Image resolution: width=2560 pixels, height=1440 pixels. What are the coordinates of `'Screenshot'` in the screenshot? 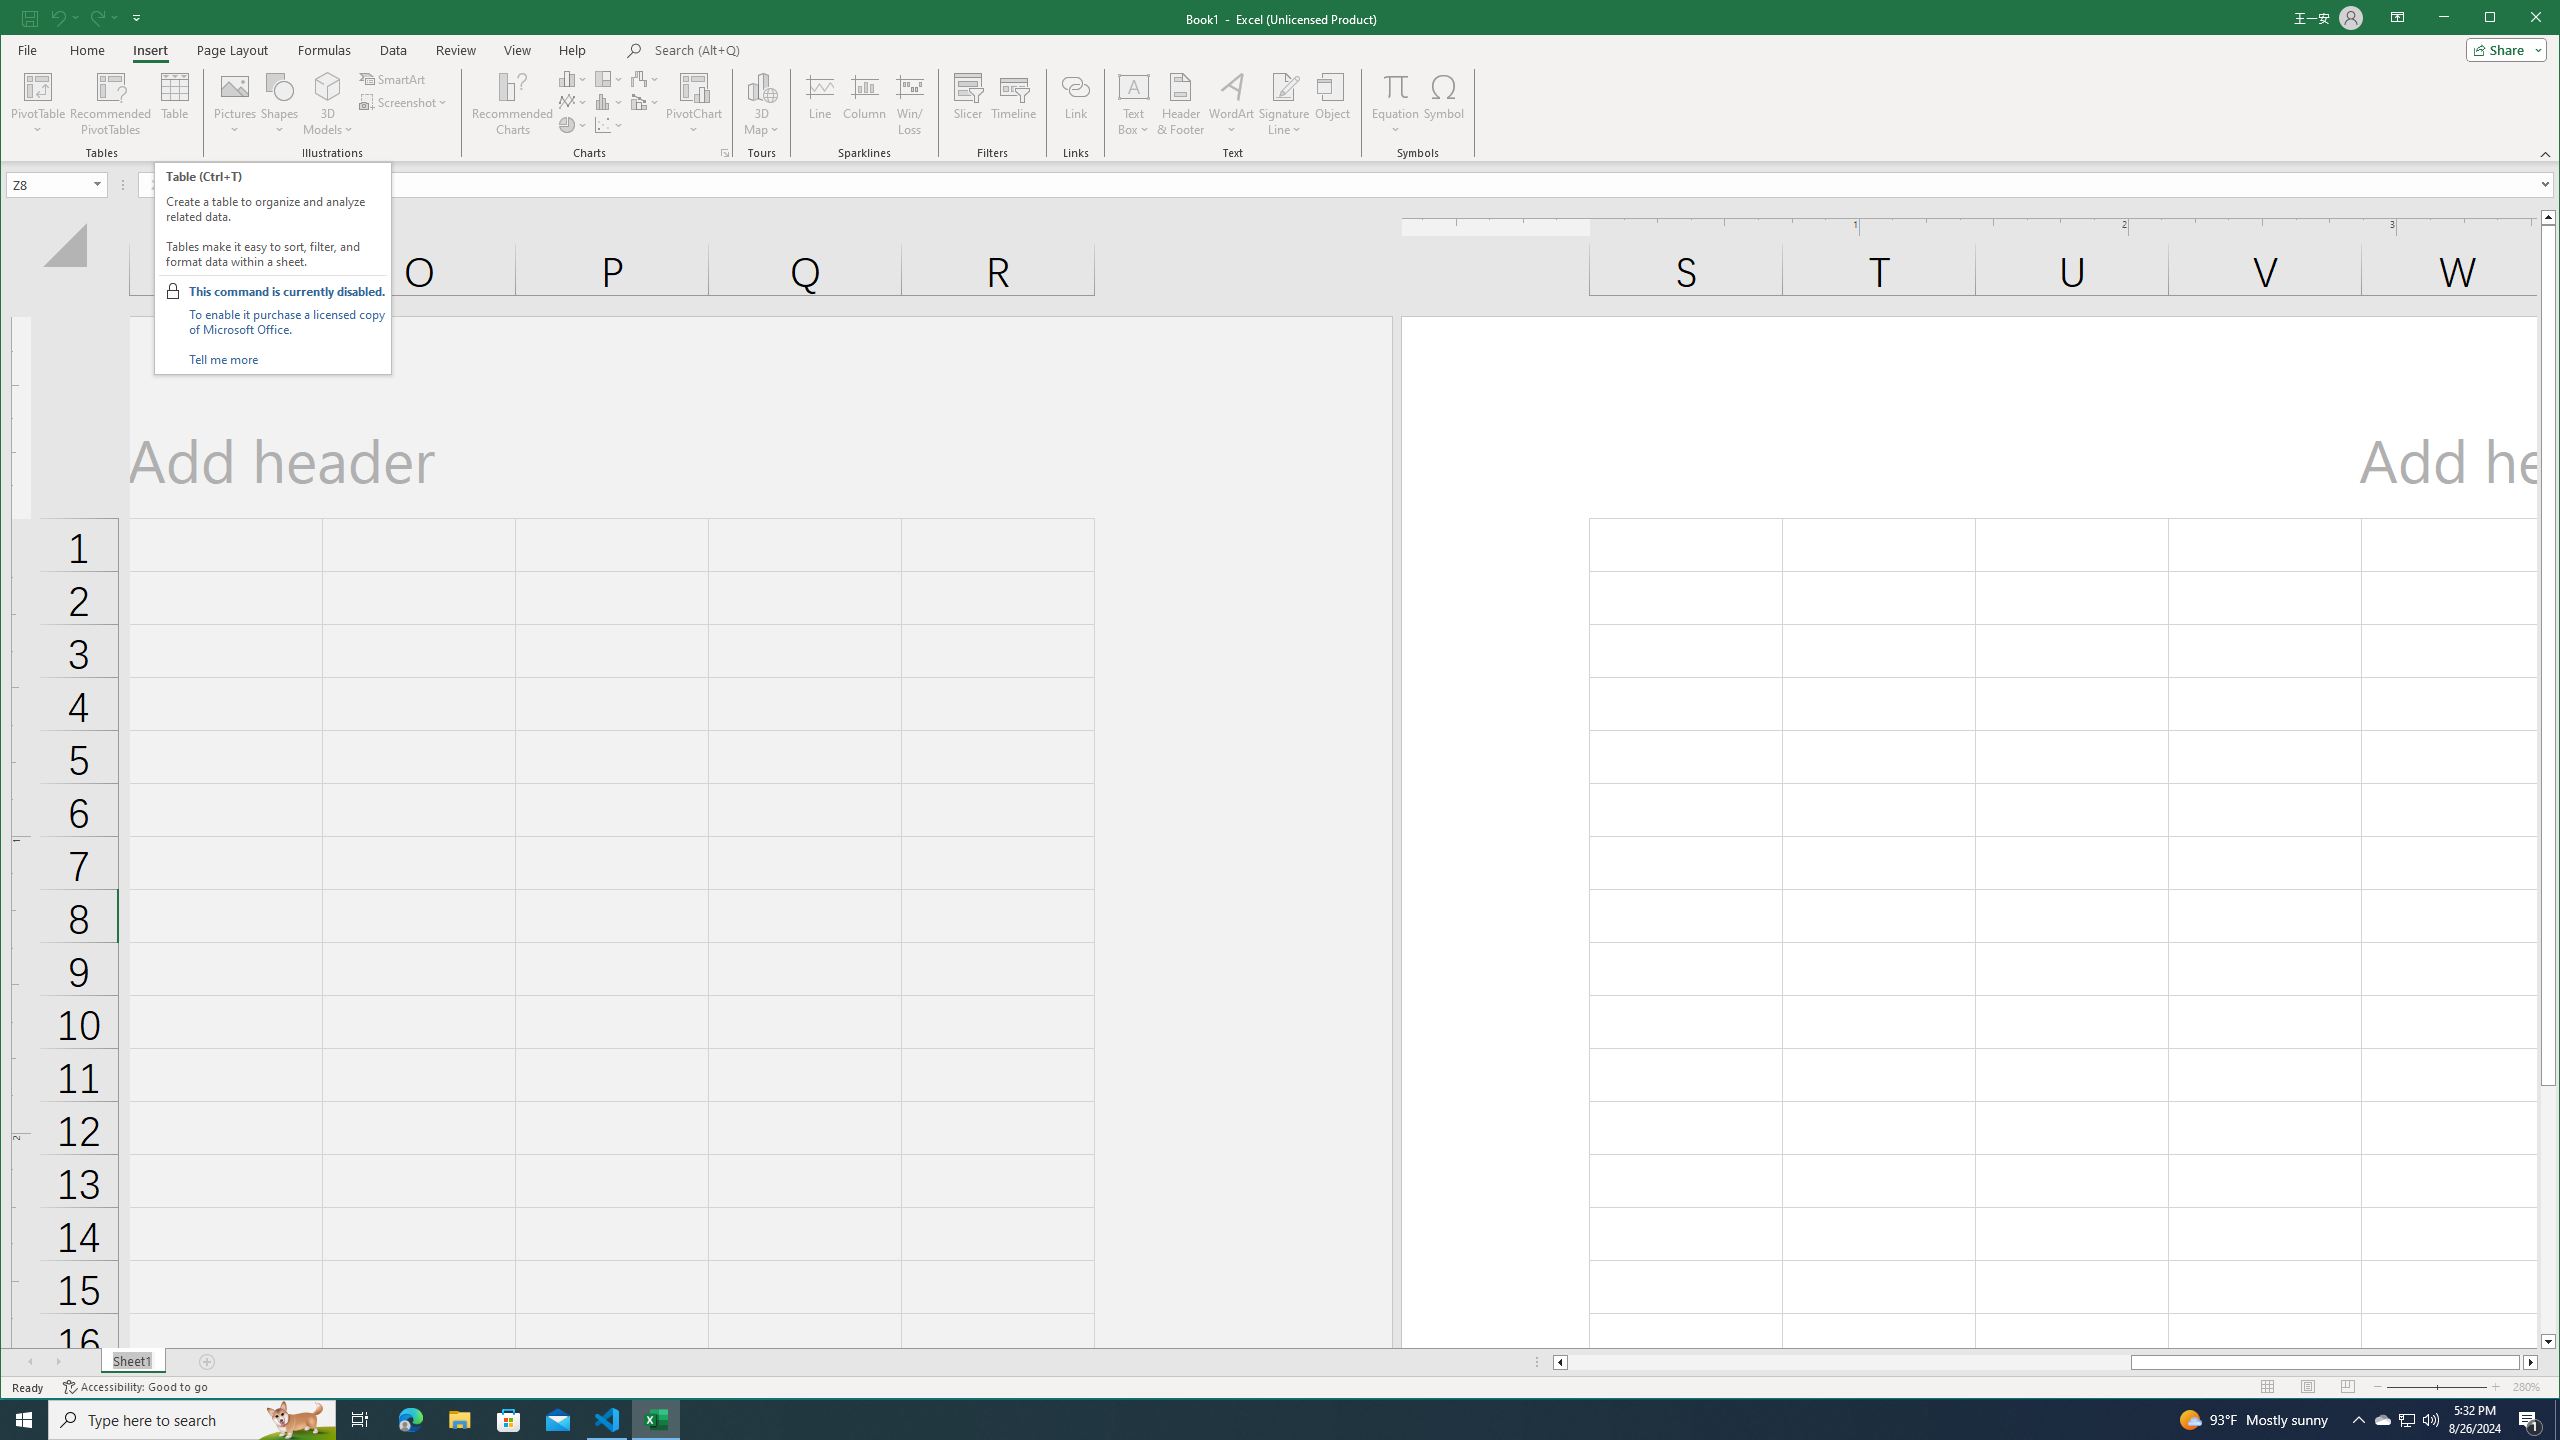 It's located at (403, 102).